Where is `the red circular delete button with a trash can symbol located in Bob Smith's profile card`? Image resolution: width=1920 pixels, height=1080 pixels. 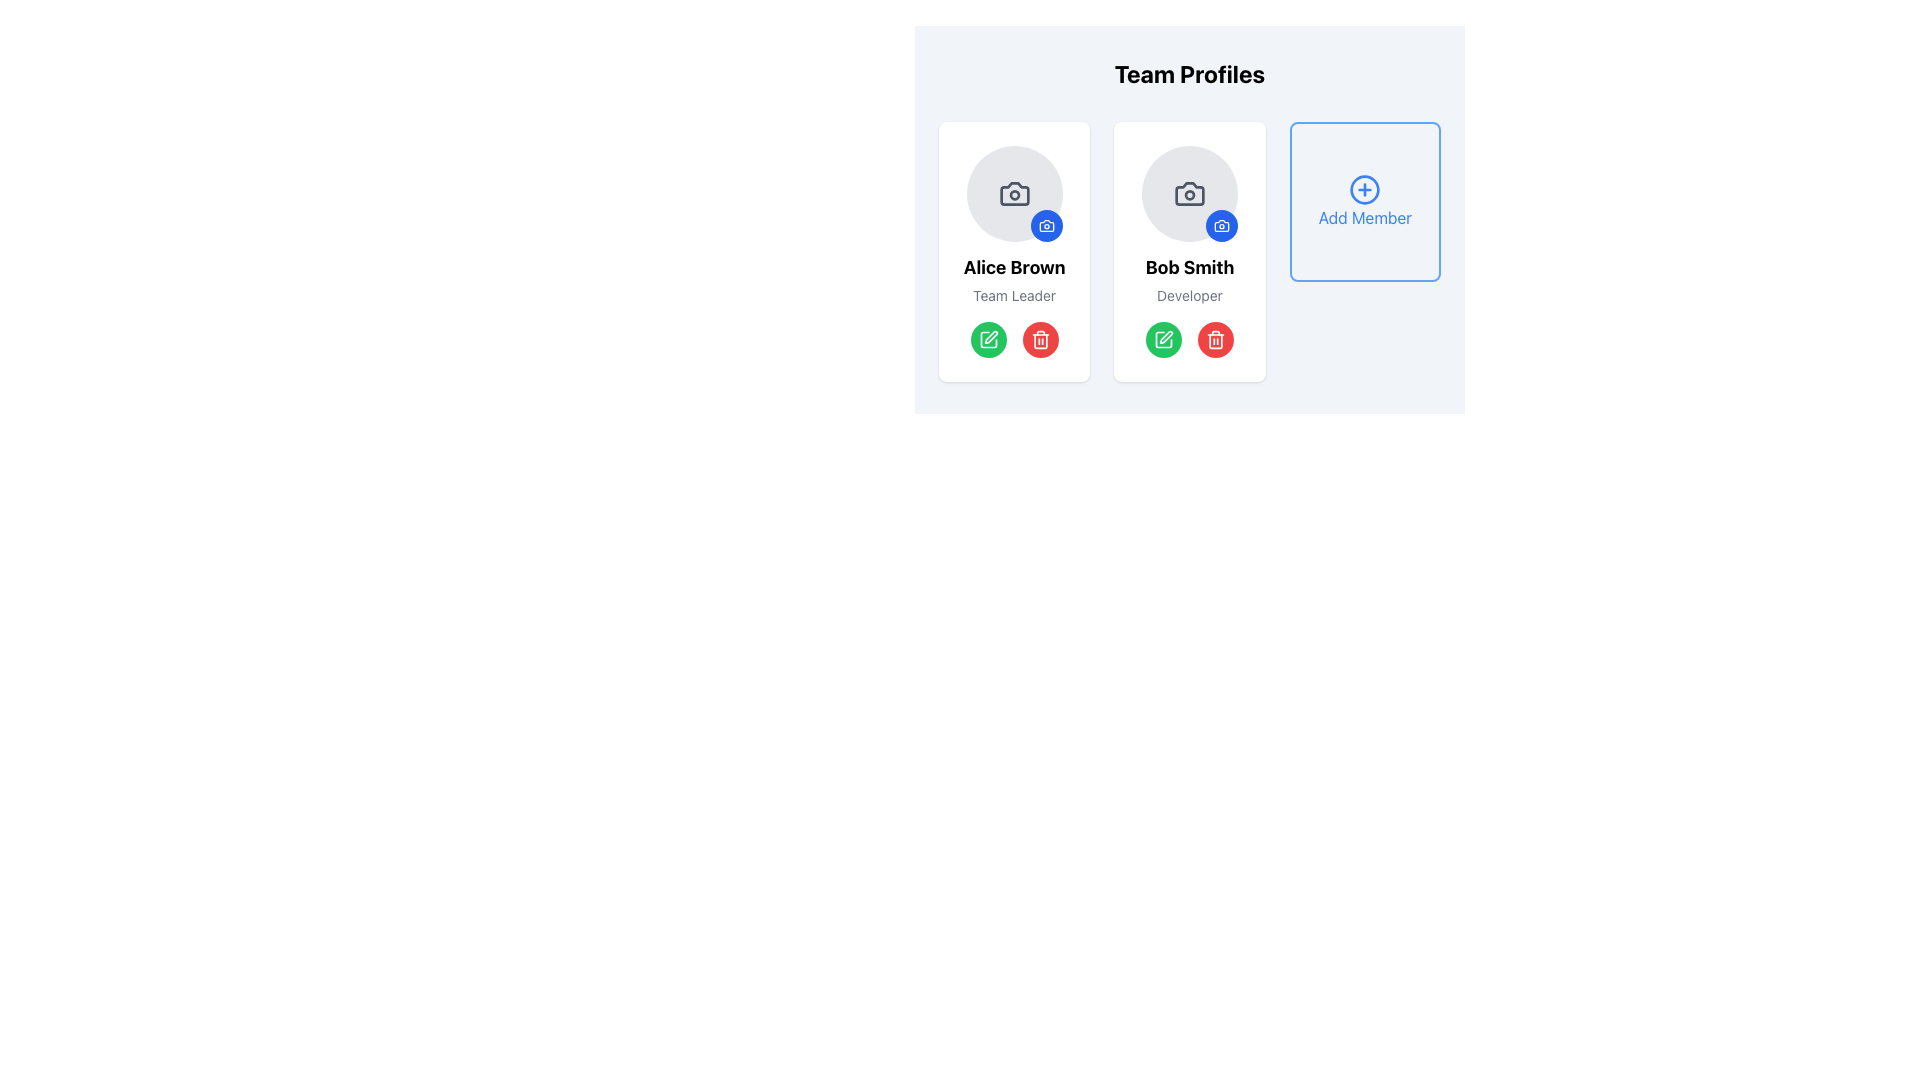 the red circular delete button with a trash can symbol located in Bob Smith's profile card is located at coordinates (1040, 338).